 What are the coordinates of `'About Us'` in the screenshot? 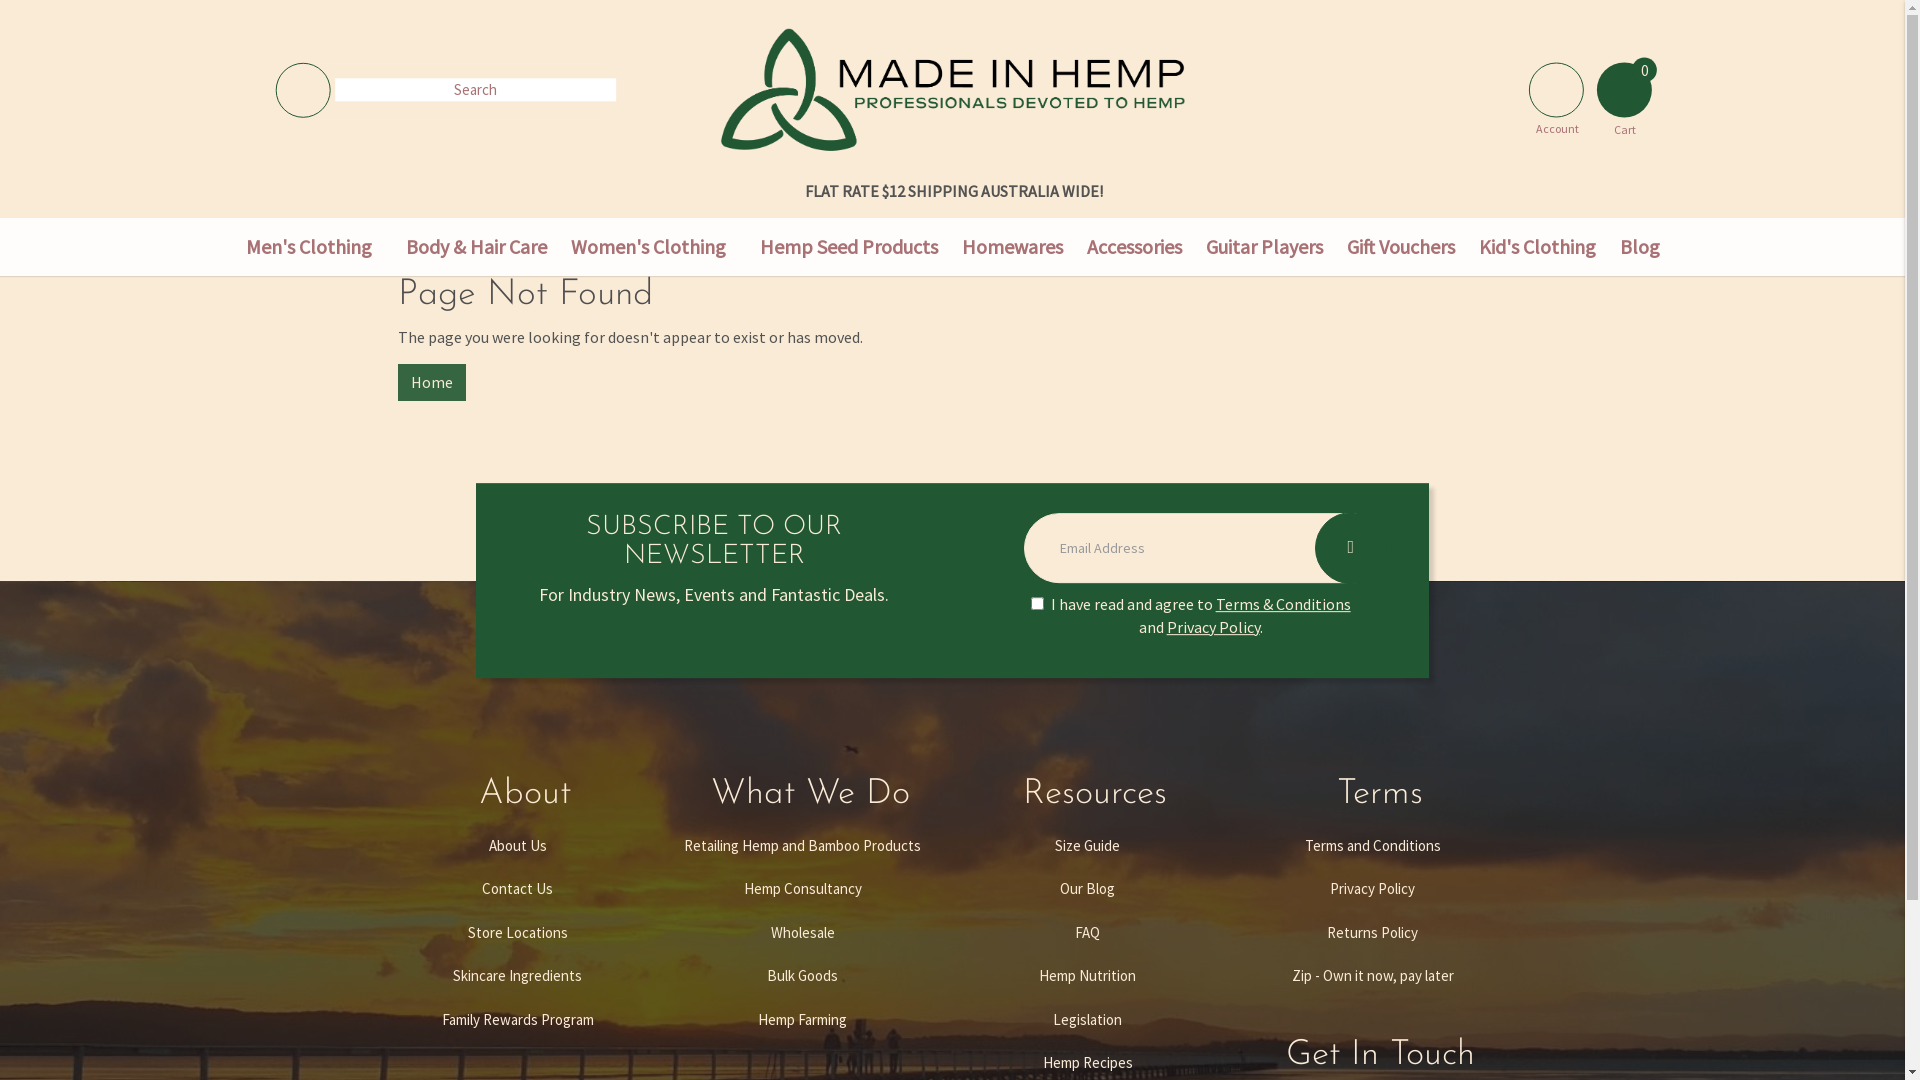 It's located at (517, 845).